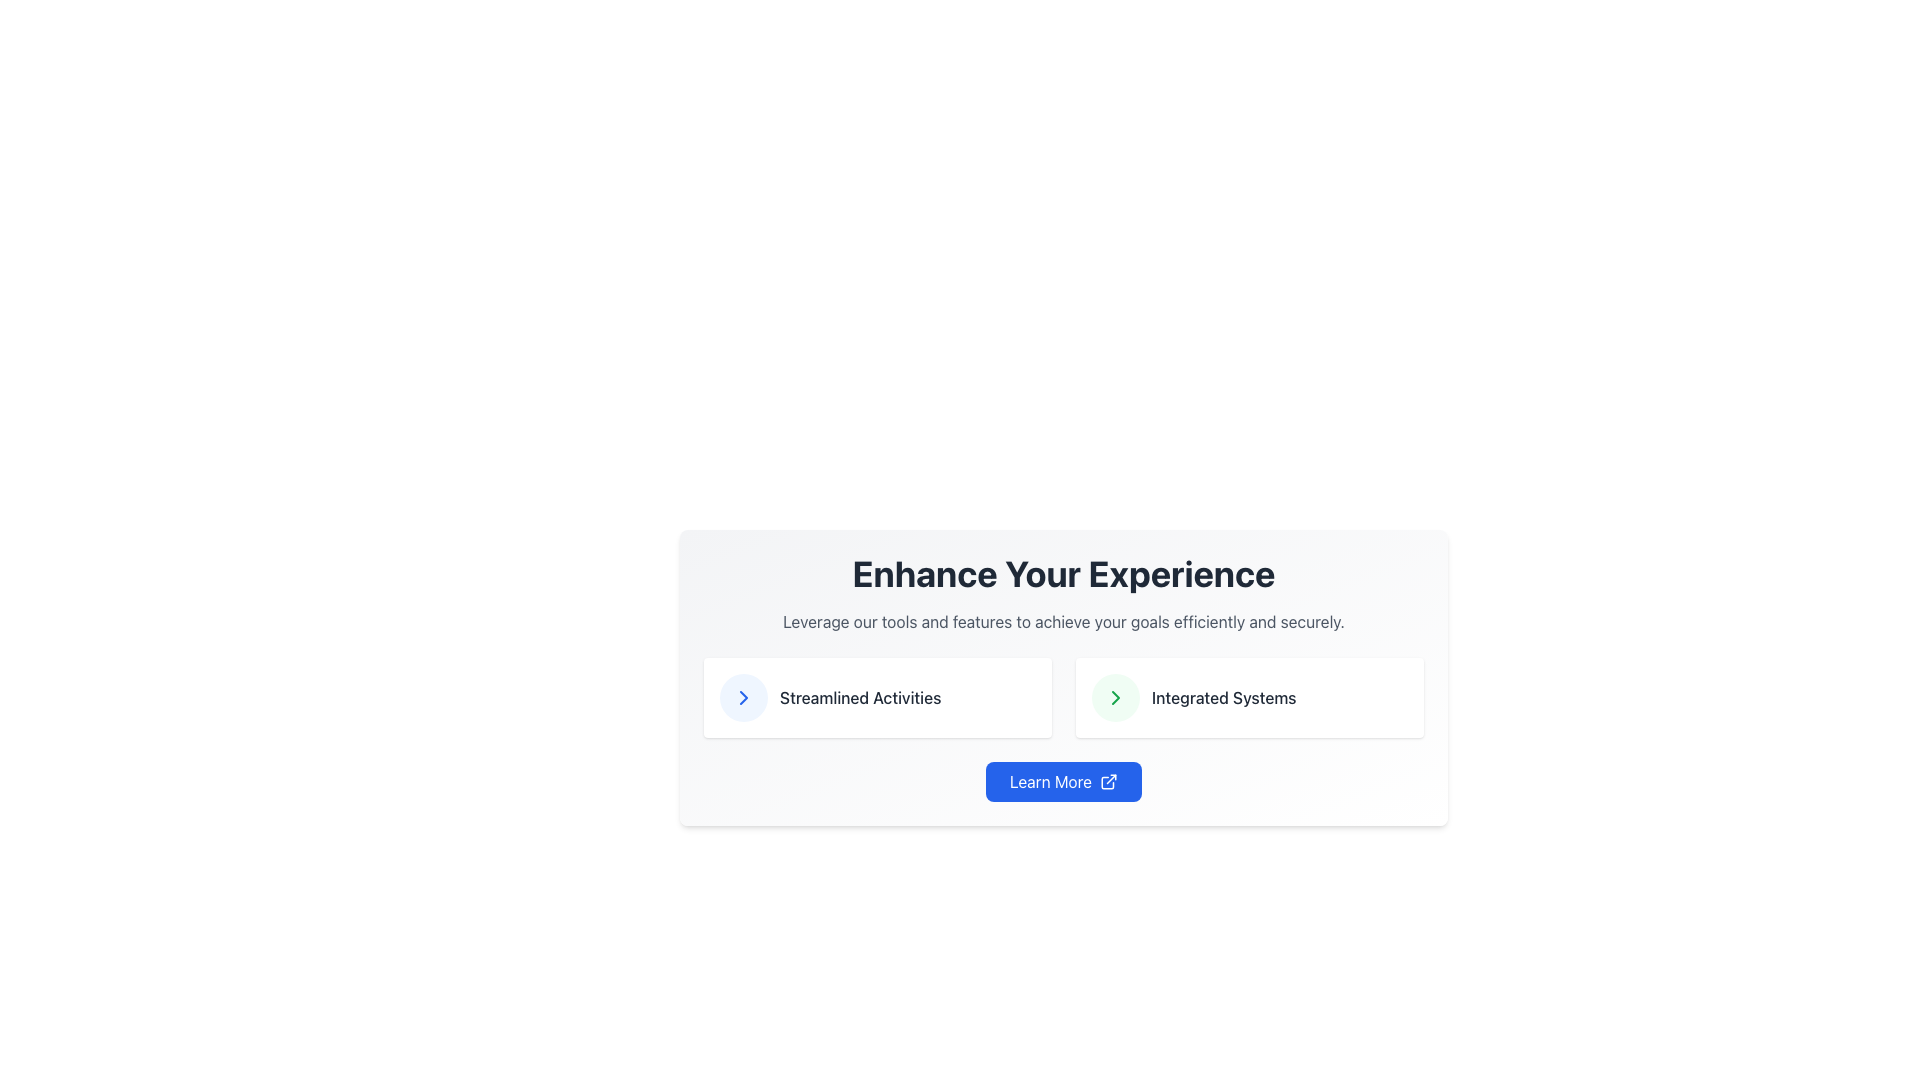 The image size is (1920, 1080). I want to click on the circular icon with a soft green background and a right-pointing chevron arrow, located to the left of the 'Integrated Systems' label, so click(1115, 697).